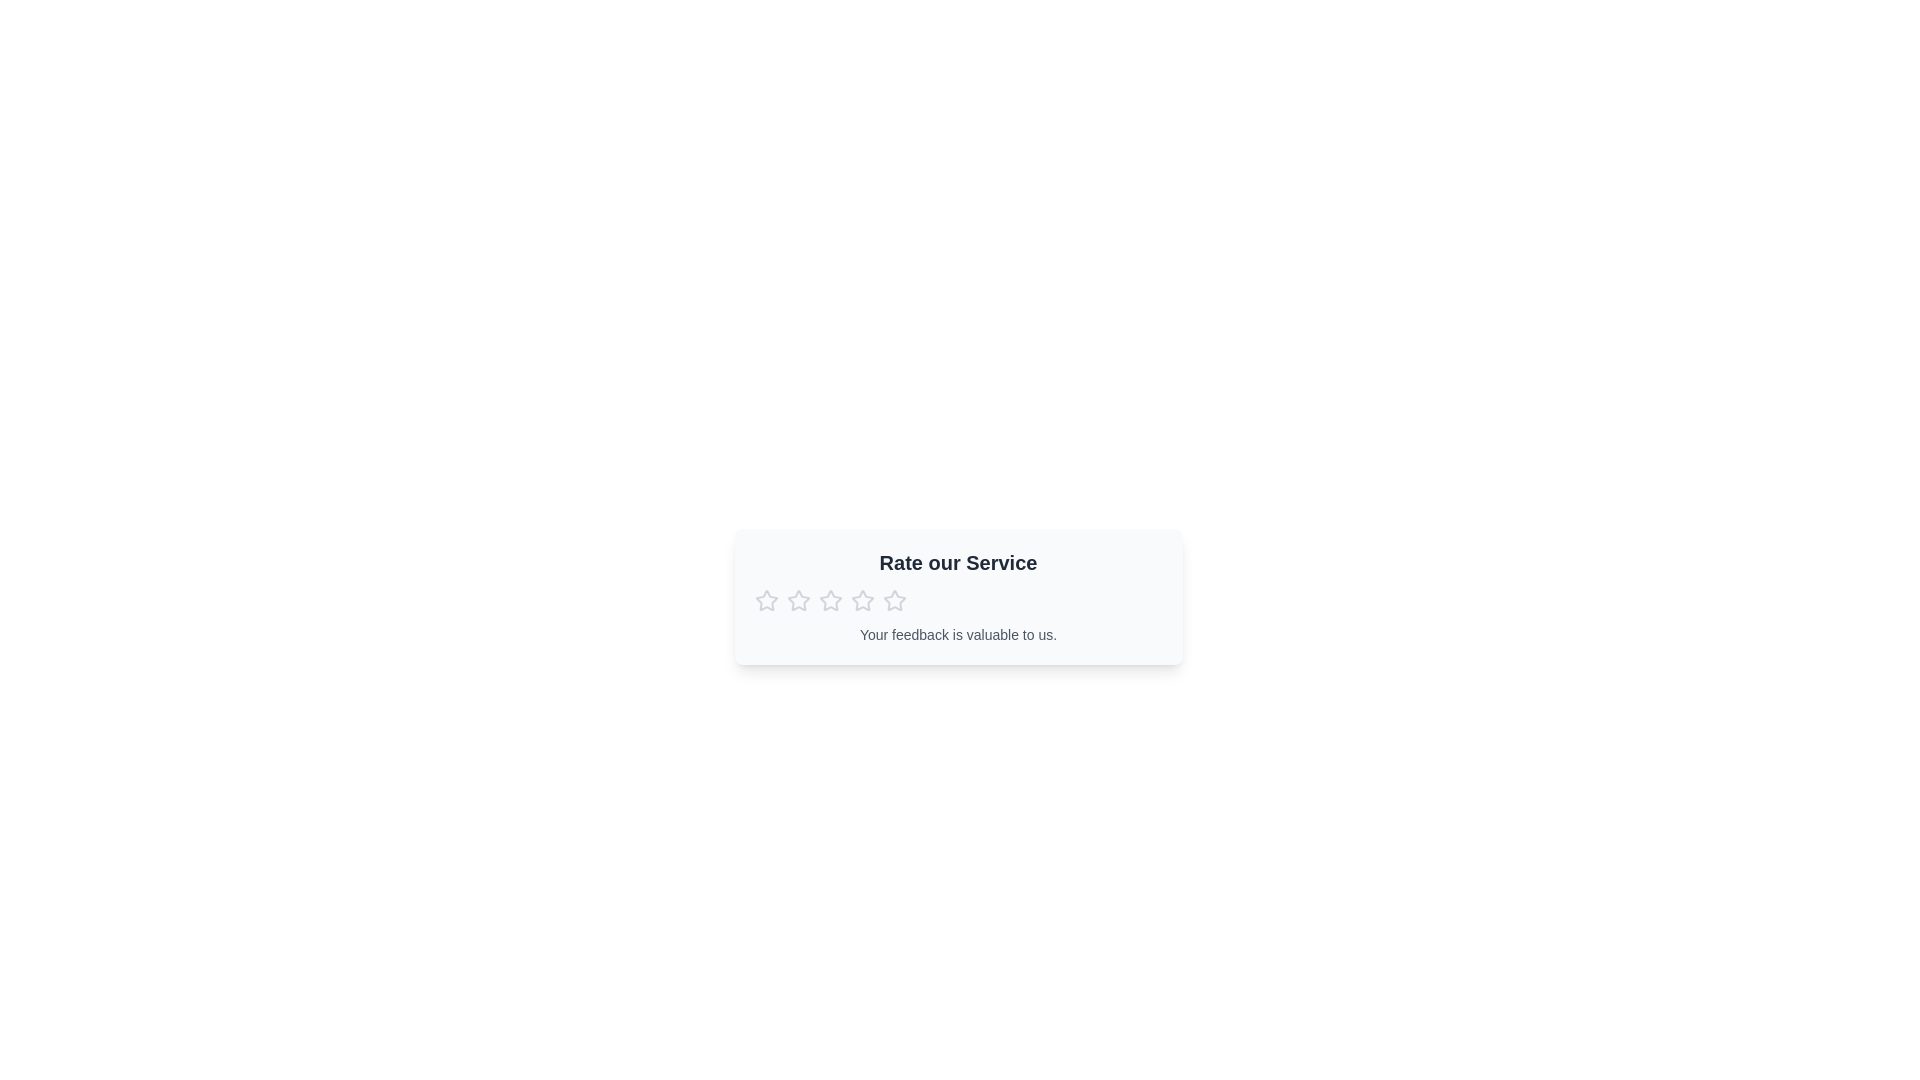 The height and width of the screenshot is (1080, 1920). I want to click on the fourth star icon in the rating component, so click(862, 600).